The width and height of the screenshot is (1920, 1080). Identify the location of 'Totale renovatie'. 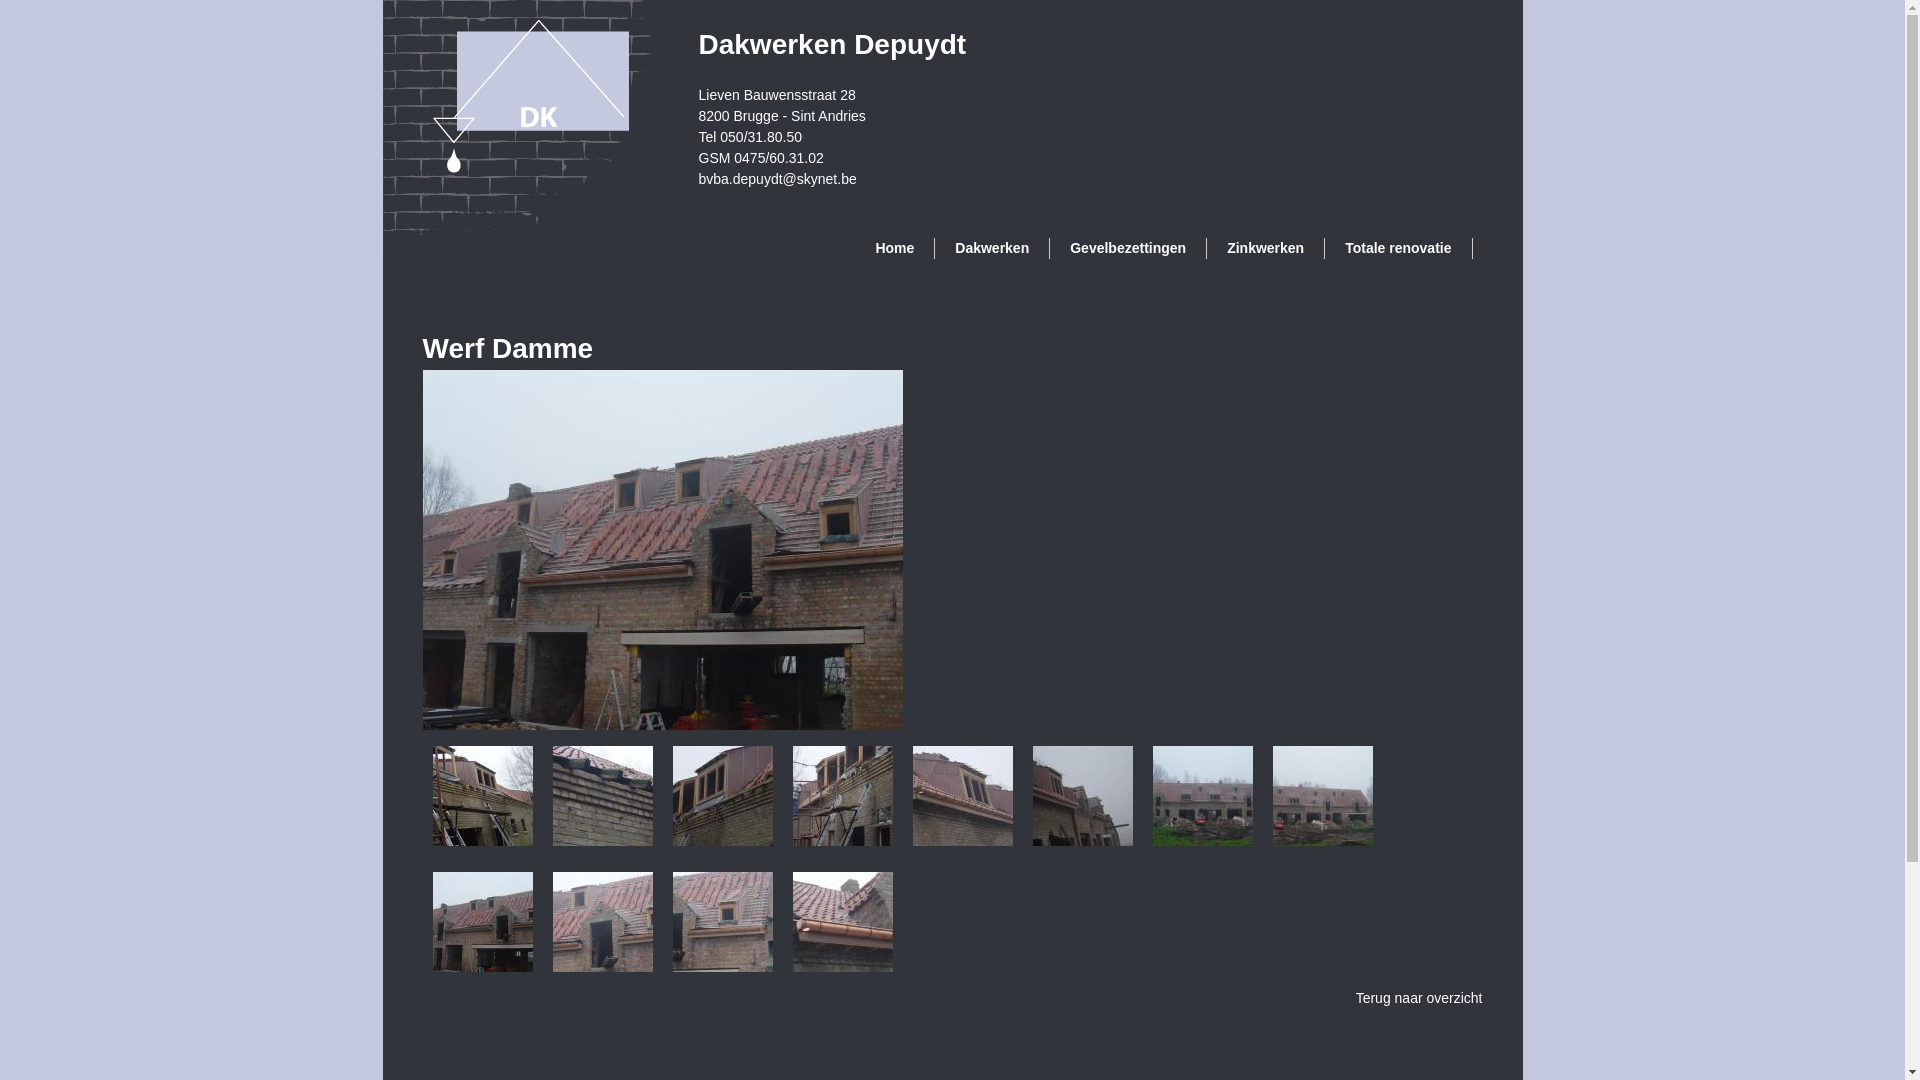
(1397, 247).